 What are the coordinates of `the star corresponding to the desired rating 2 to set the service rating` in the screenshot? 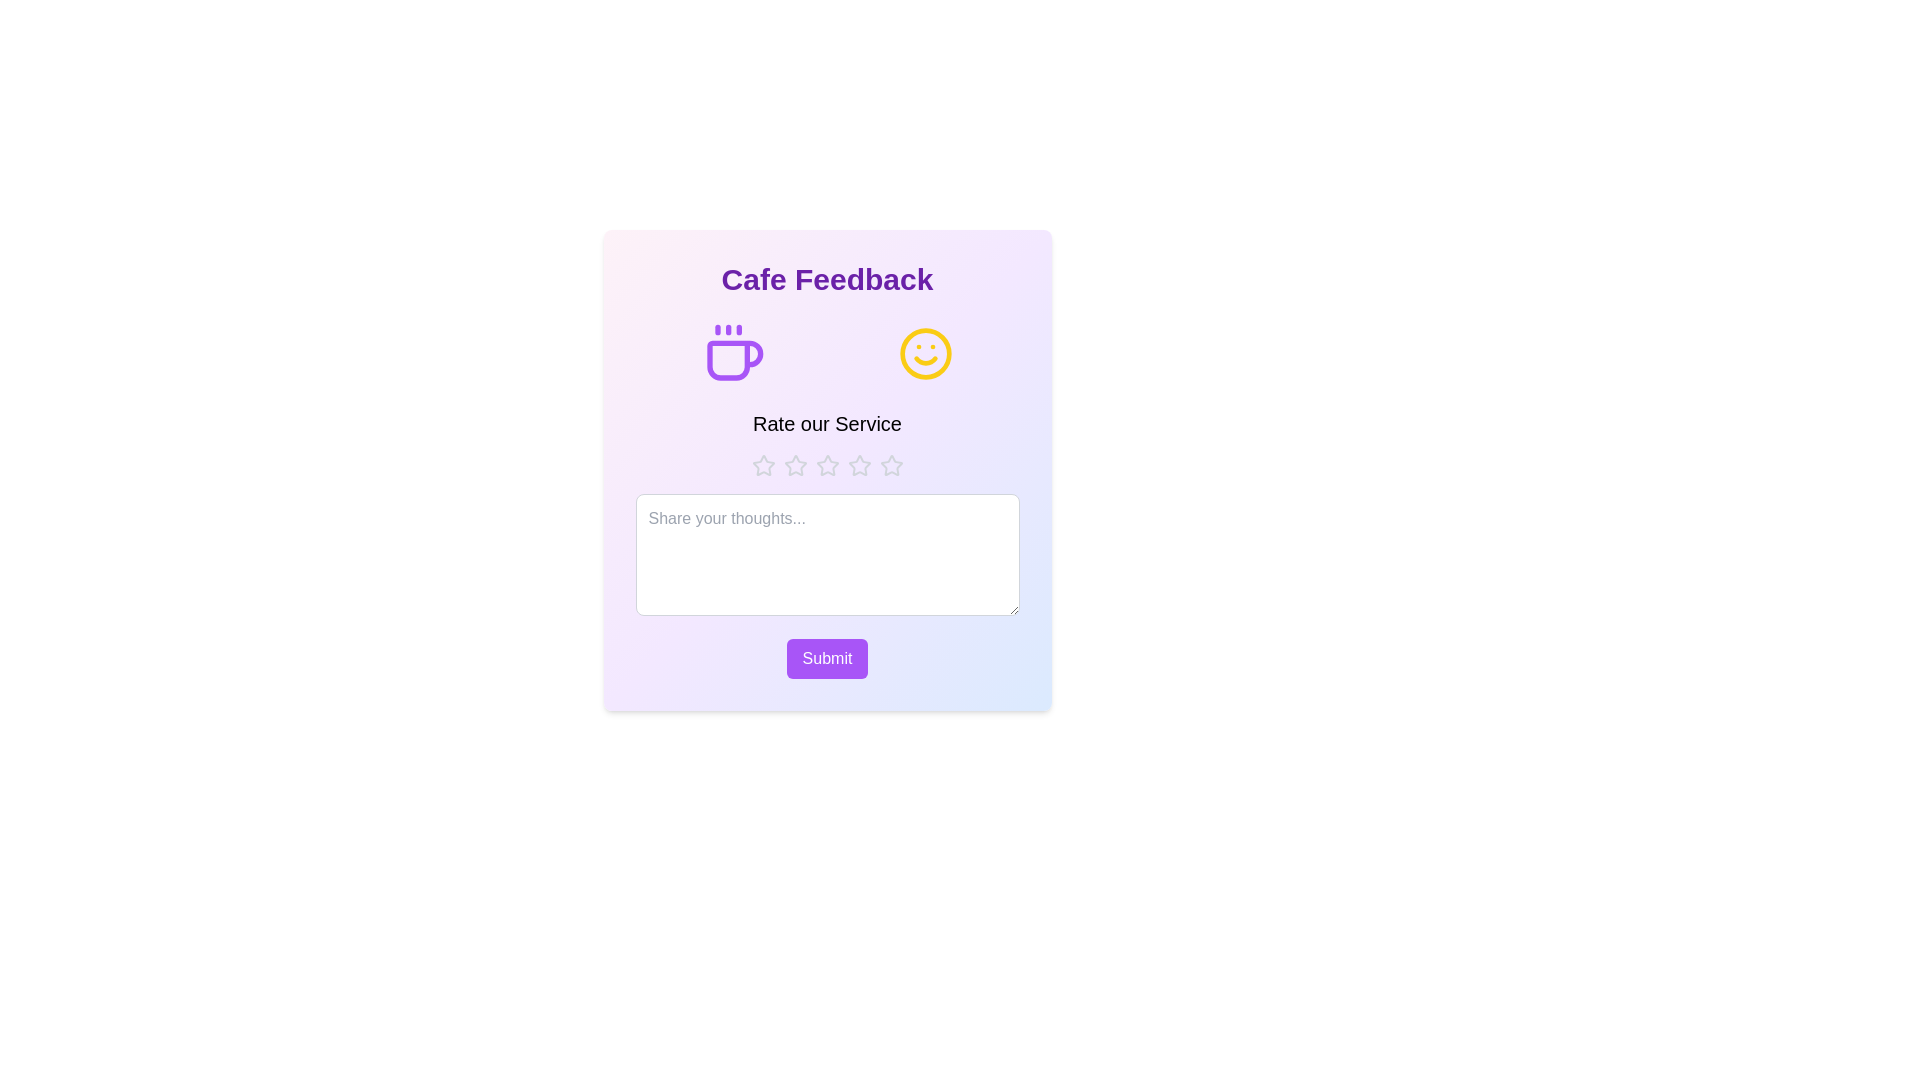 It's located at (794, 466).